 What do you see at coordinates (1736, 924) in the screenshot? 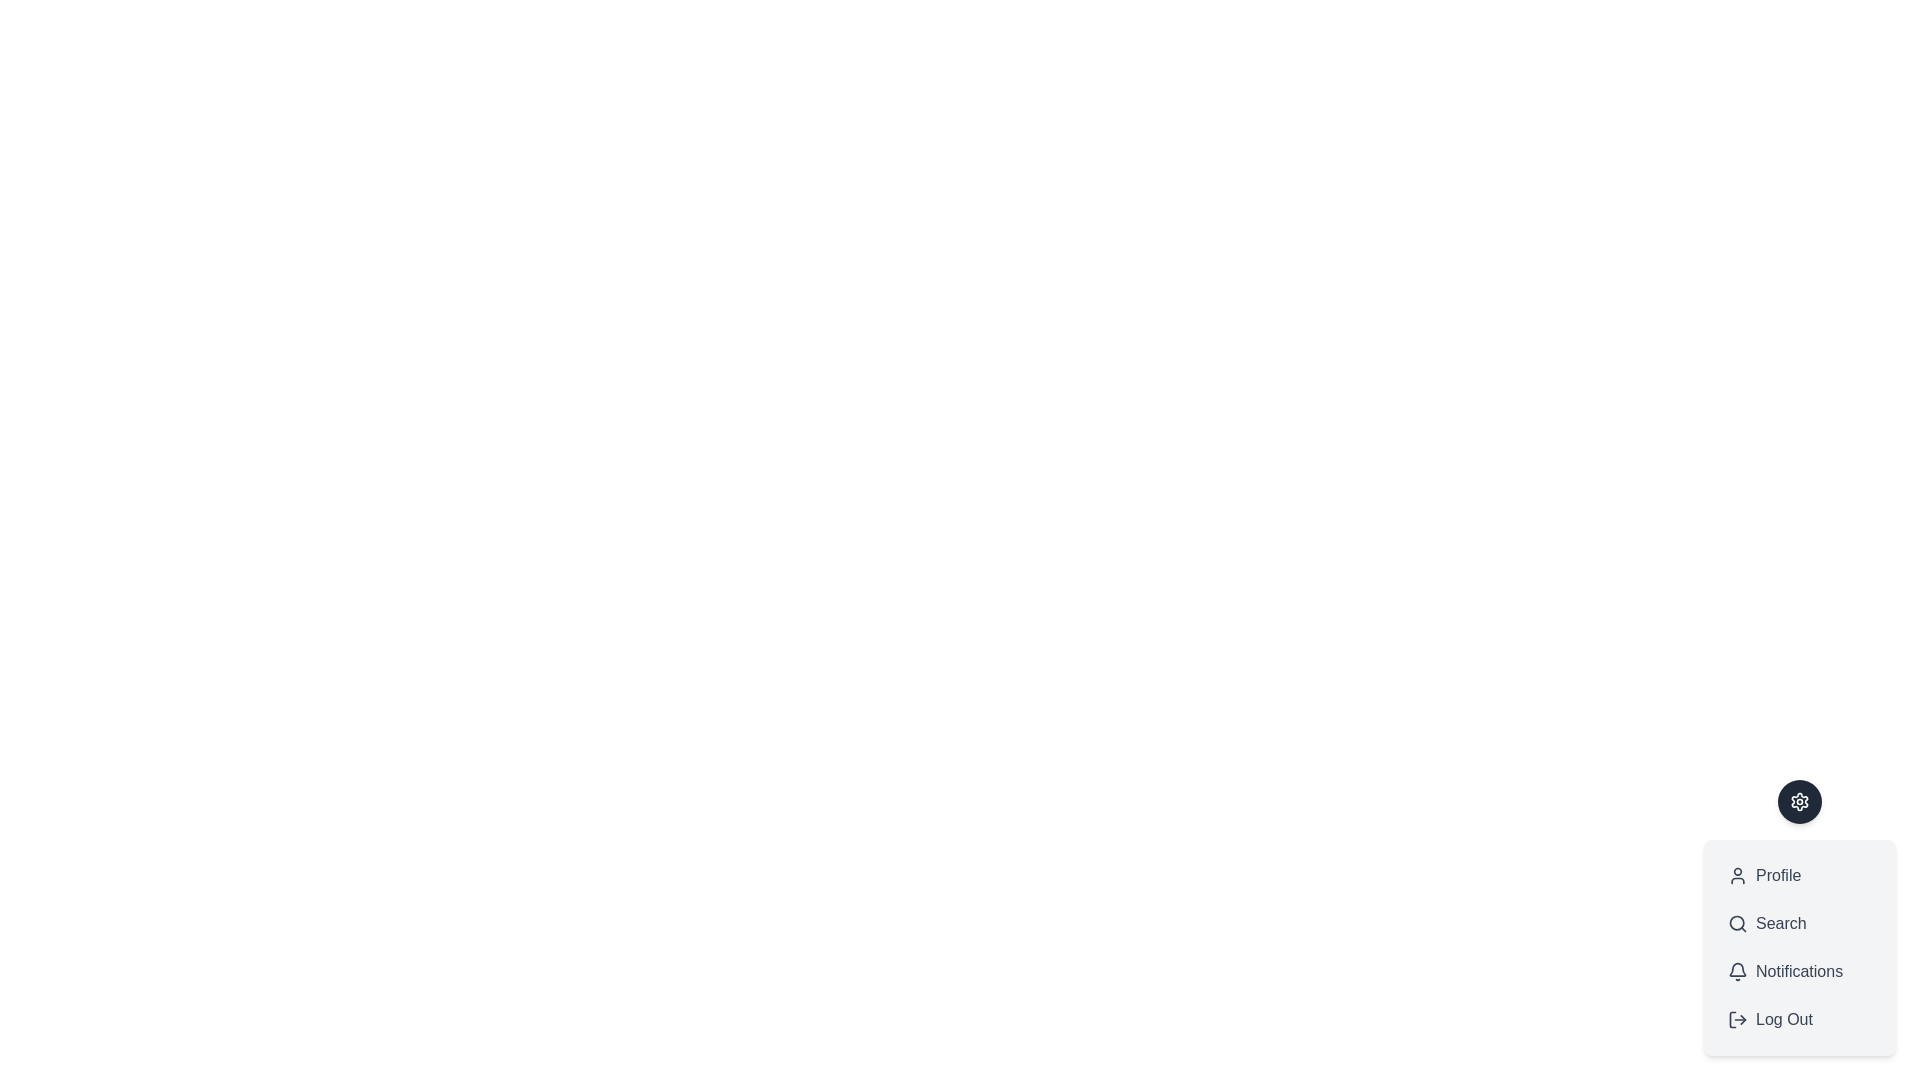
I see `the magnifying glass icon in the 'Search' menu item, which is located below 'Profile' and above 'Notifications' in the pop-up menu` at bounding box center [1736, 924].